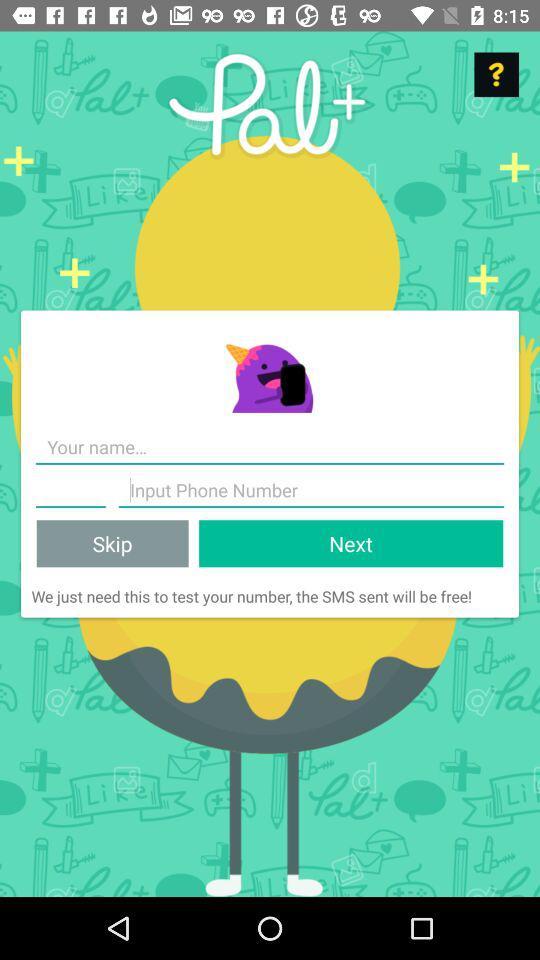 This screenshot has width=540, height=960. Describe the element at coordinates (311, 489) in the screenshot. I see `a phone number` at that location.